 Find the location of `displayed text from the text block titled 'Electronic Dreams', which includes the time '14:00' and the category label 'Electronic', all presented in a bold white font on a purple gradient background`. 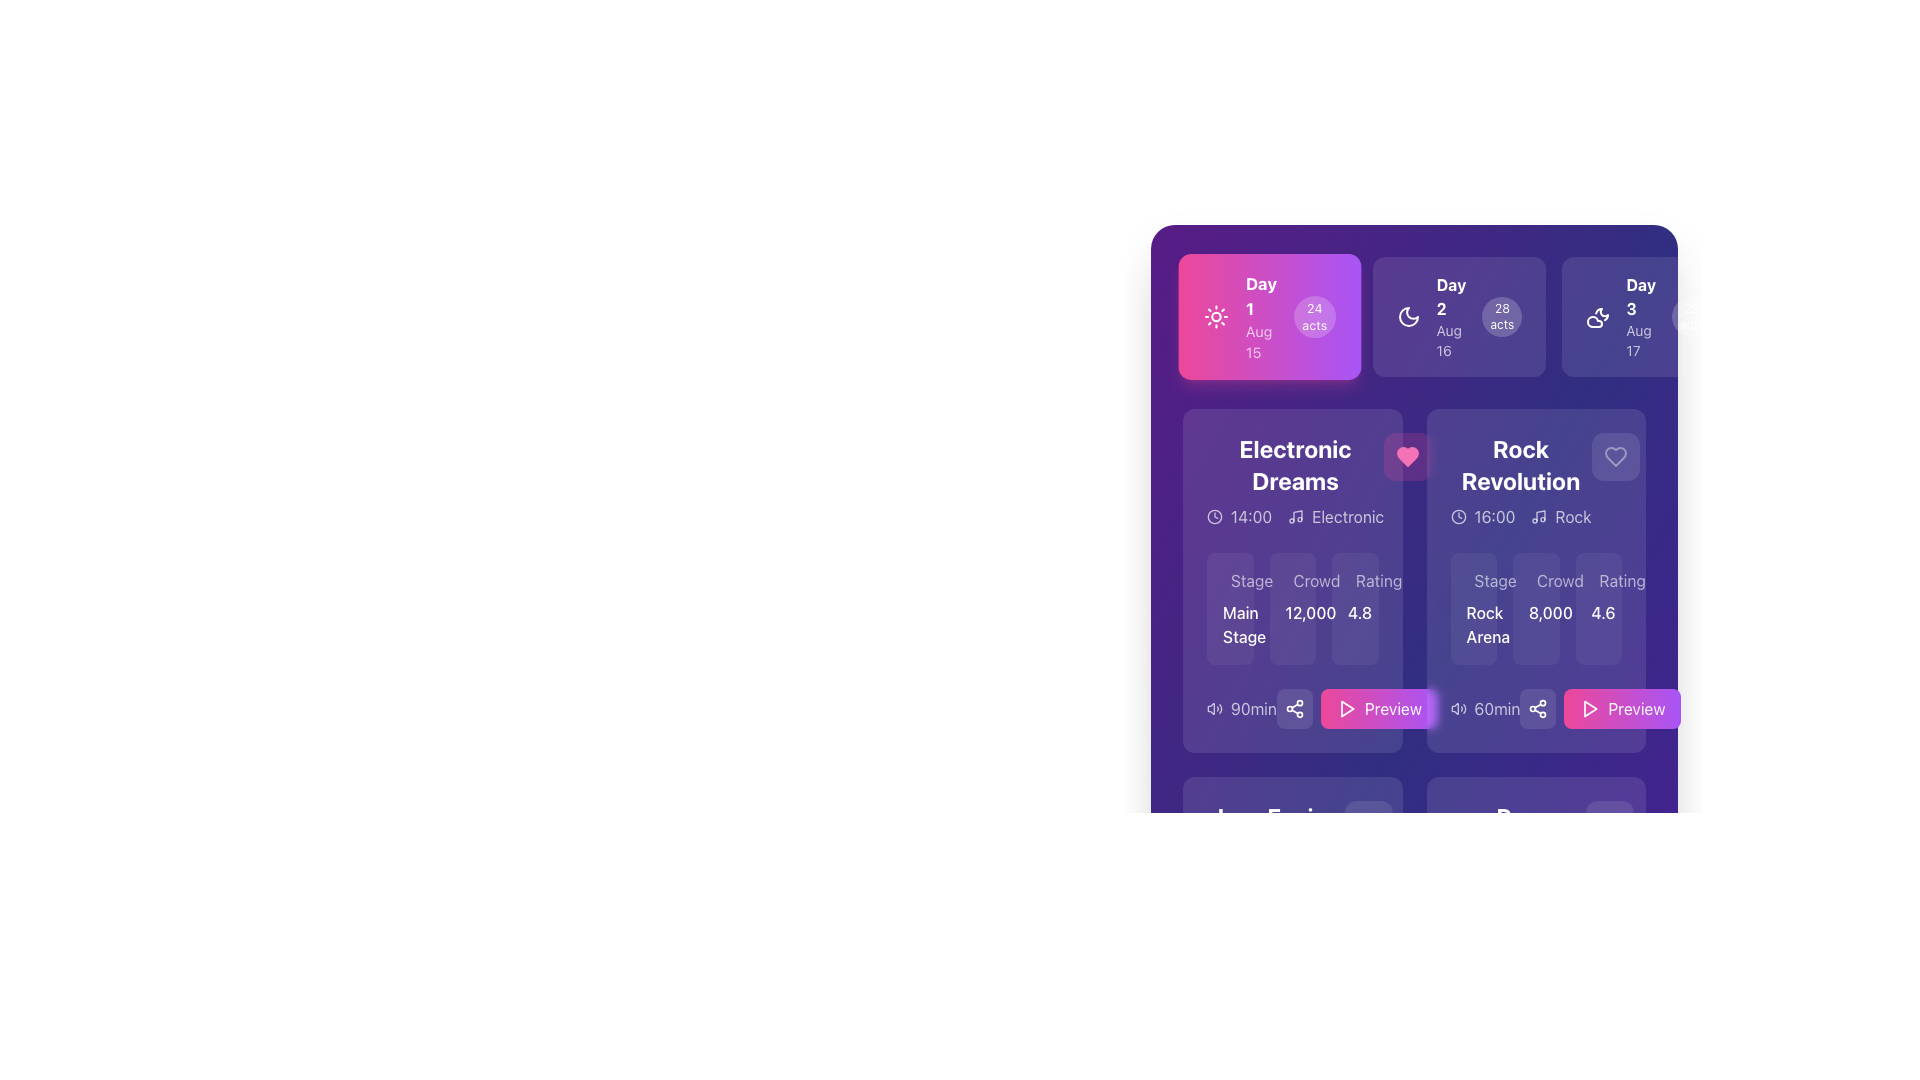

displayed text from the text block titled 'Electronic Dreams', which includes the time '14:00' and the category label 'Electronic', all presented in a bold white font on a purple gradient background is located at coordinates (1292, 481).